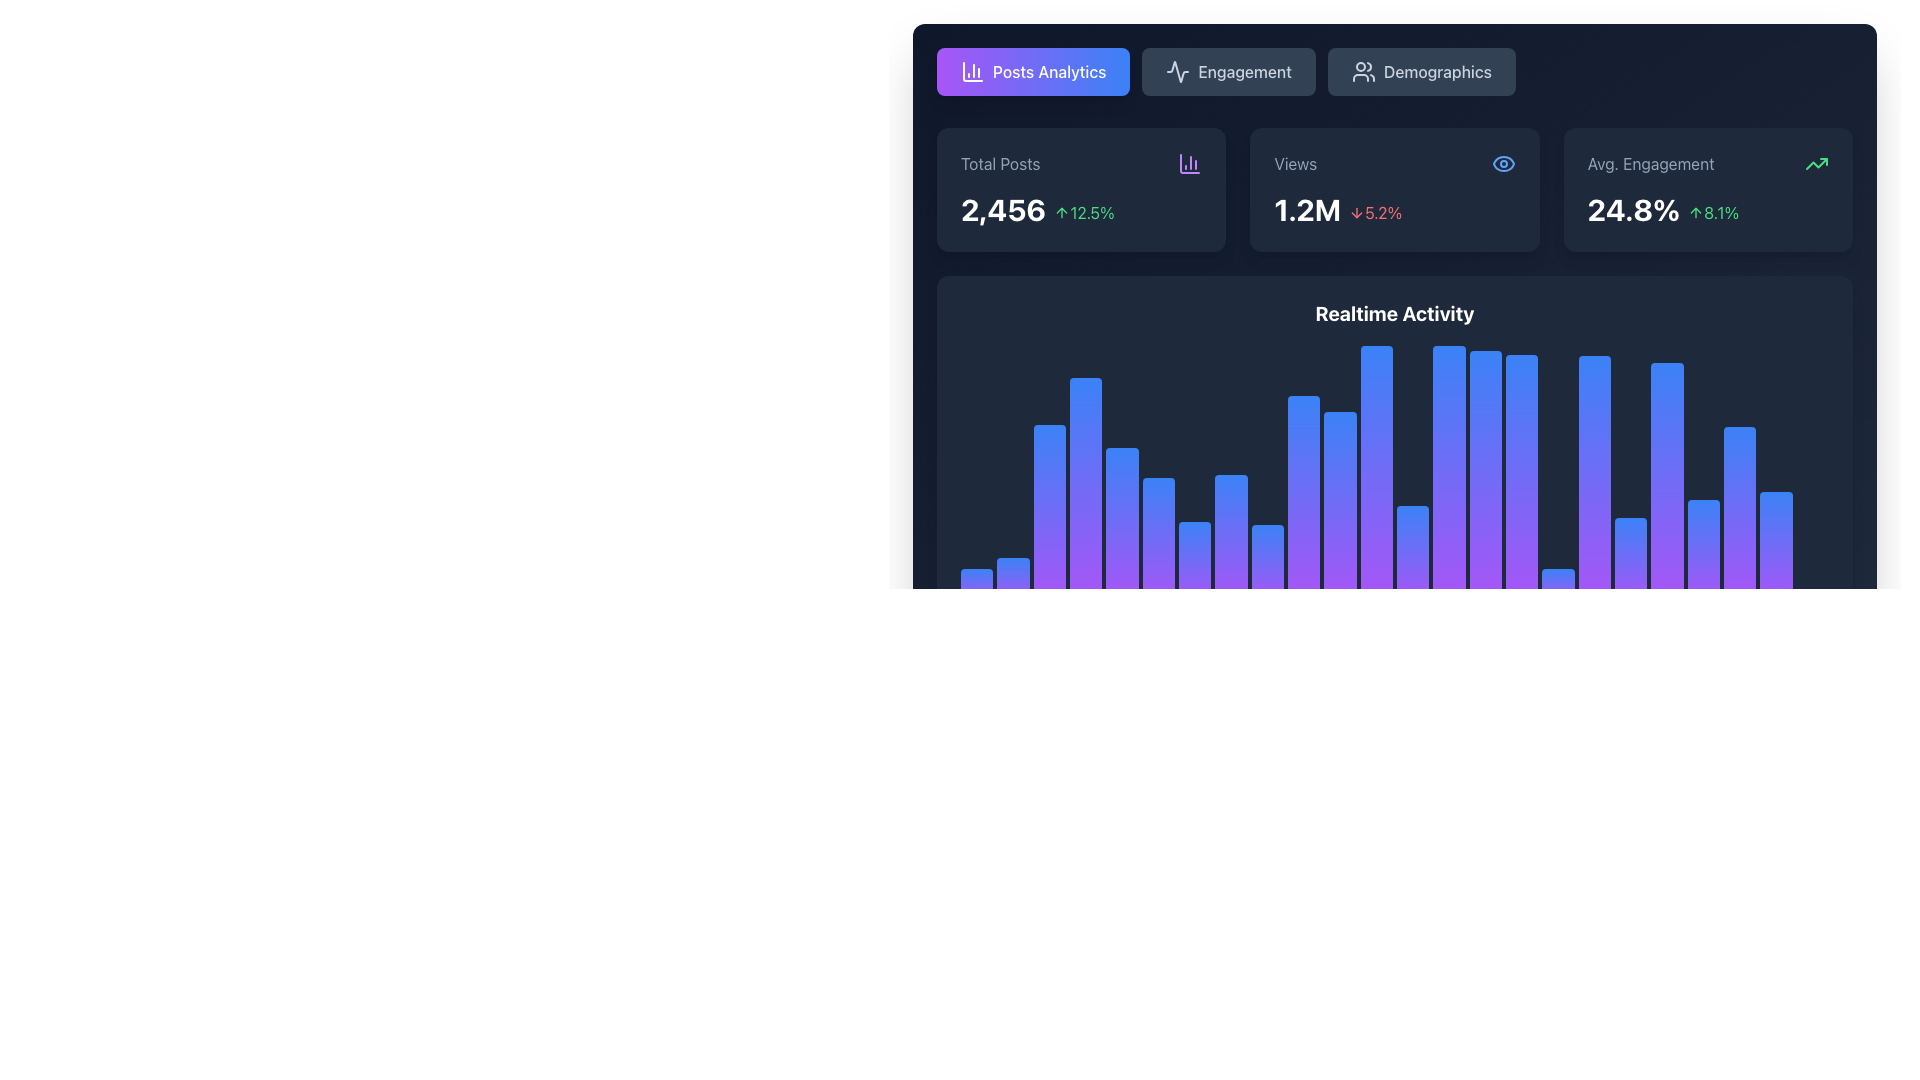 Image resolution: width=1920 pixels, height=1080 pixels. What do you see at coordinates (973, 71) in the screenshot?
I see `the analytics icon located to the left of the 'Posts Analytics' button in the top-left corner of the interface` at bounding box center [973, 71].